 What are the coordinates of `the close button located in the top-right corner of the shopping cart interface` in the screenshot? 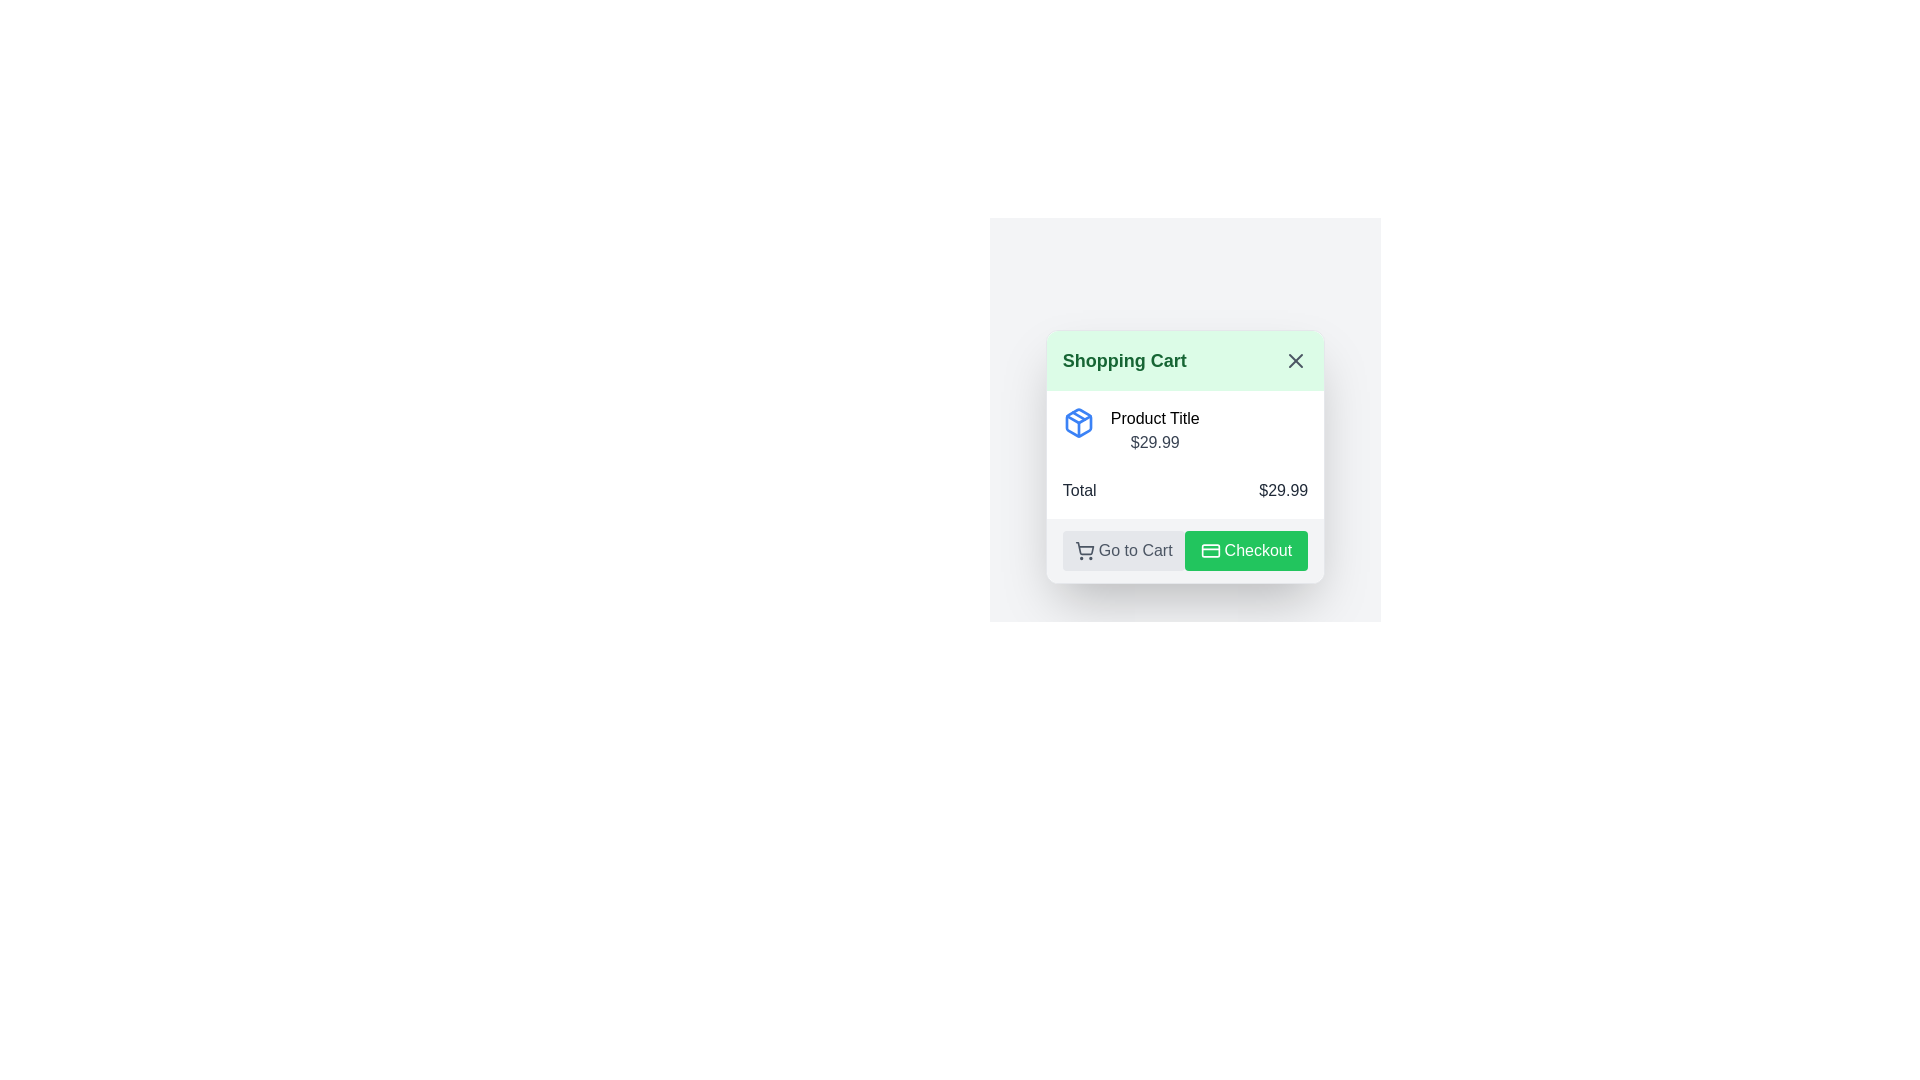 It's located at (1296, 361).